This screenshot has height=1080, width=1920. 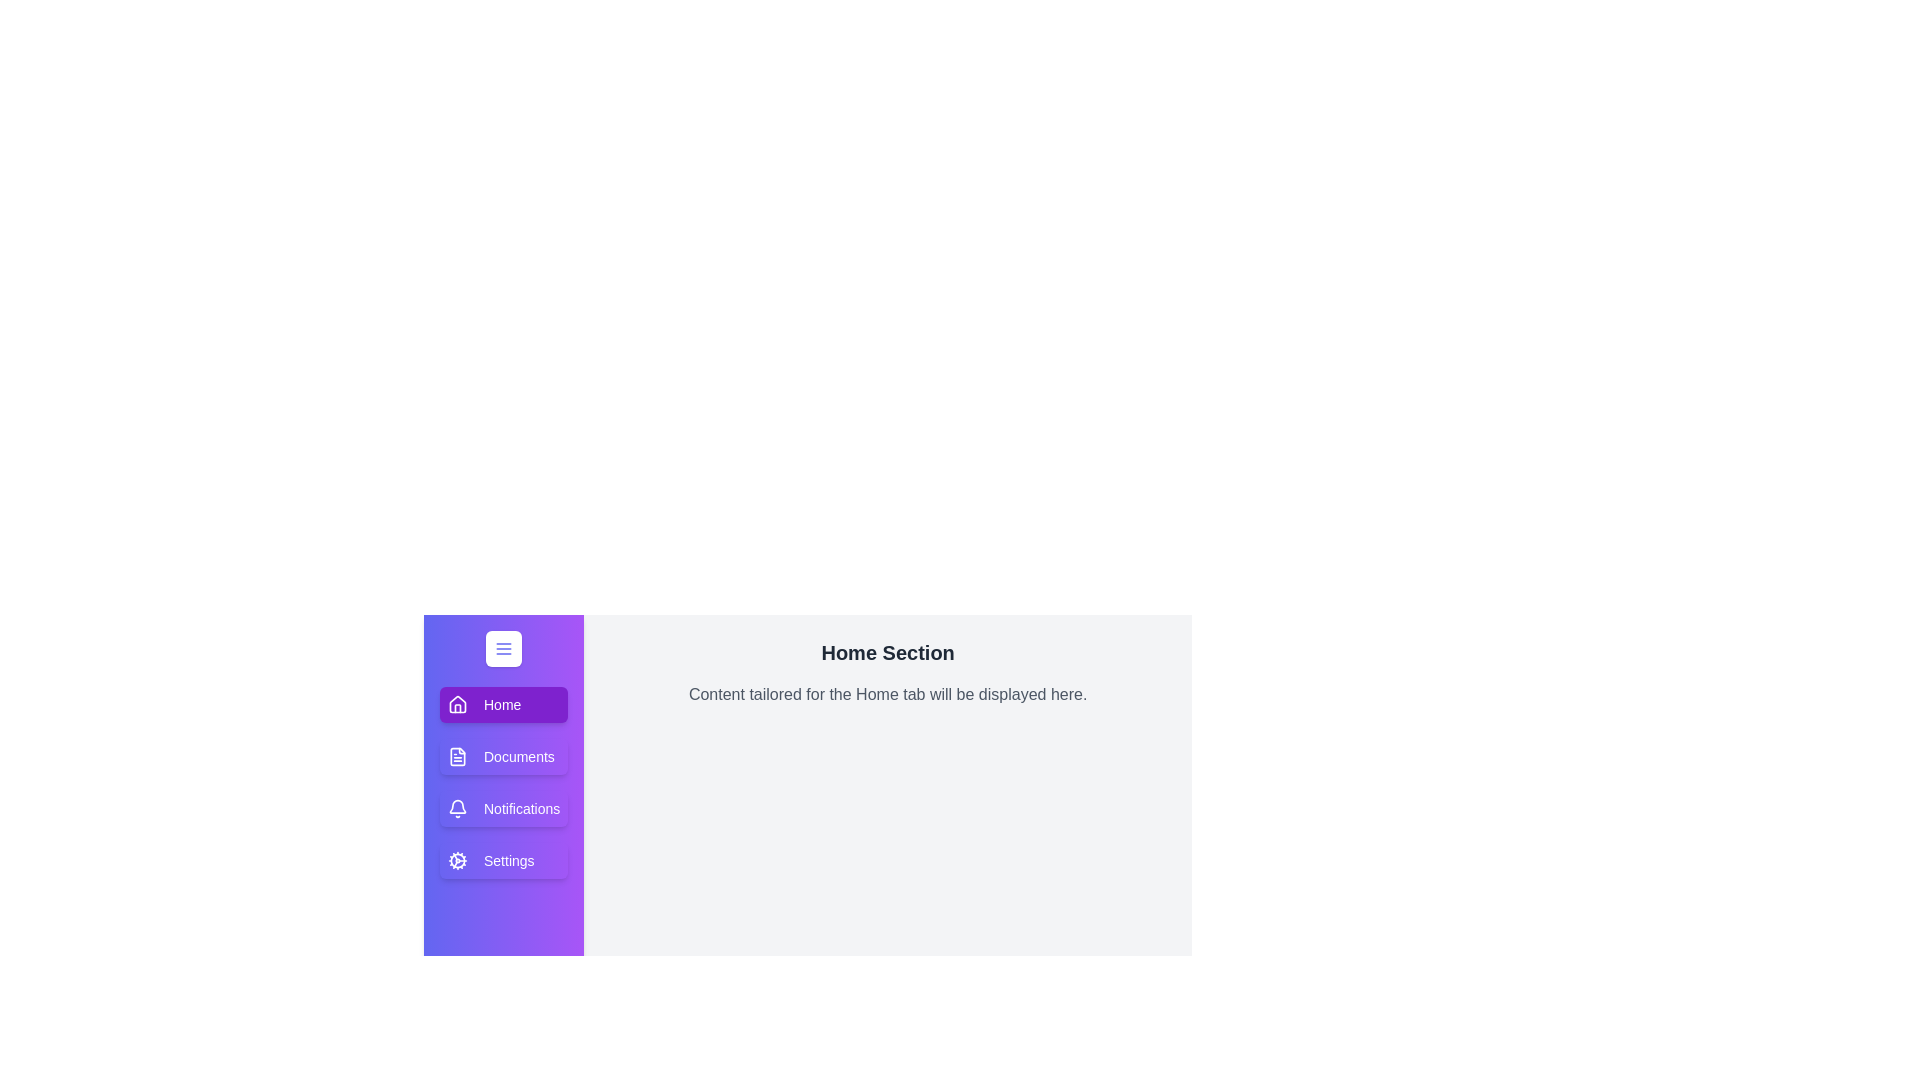 What do you see at coordinates (504, 704) in the screenshot?
I see `the tab labeled Home` at bounding box center [504, 704].